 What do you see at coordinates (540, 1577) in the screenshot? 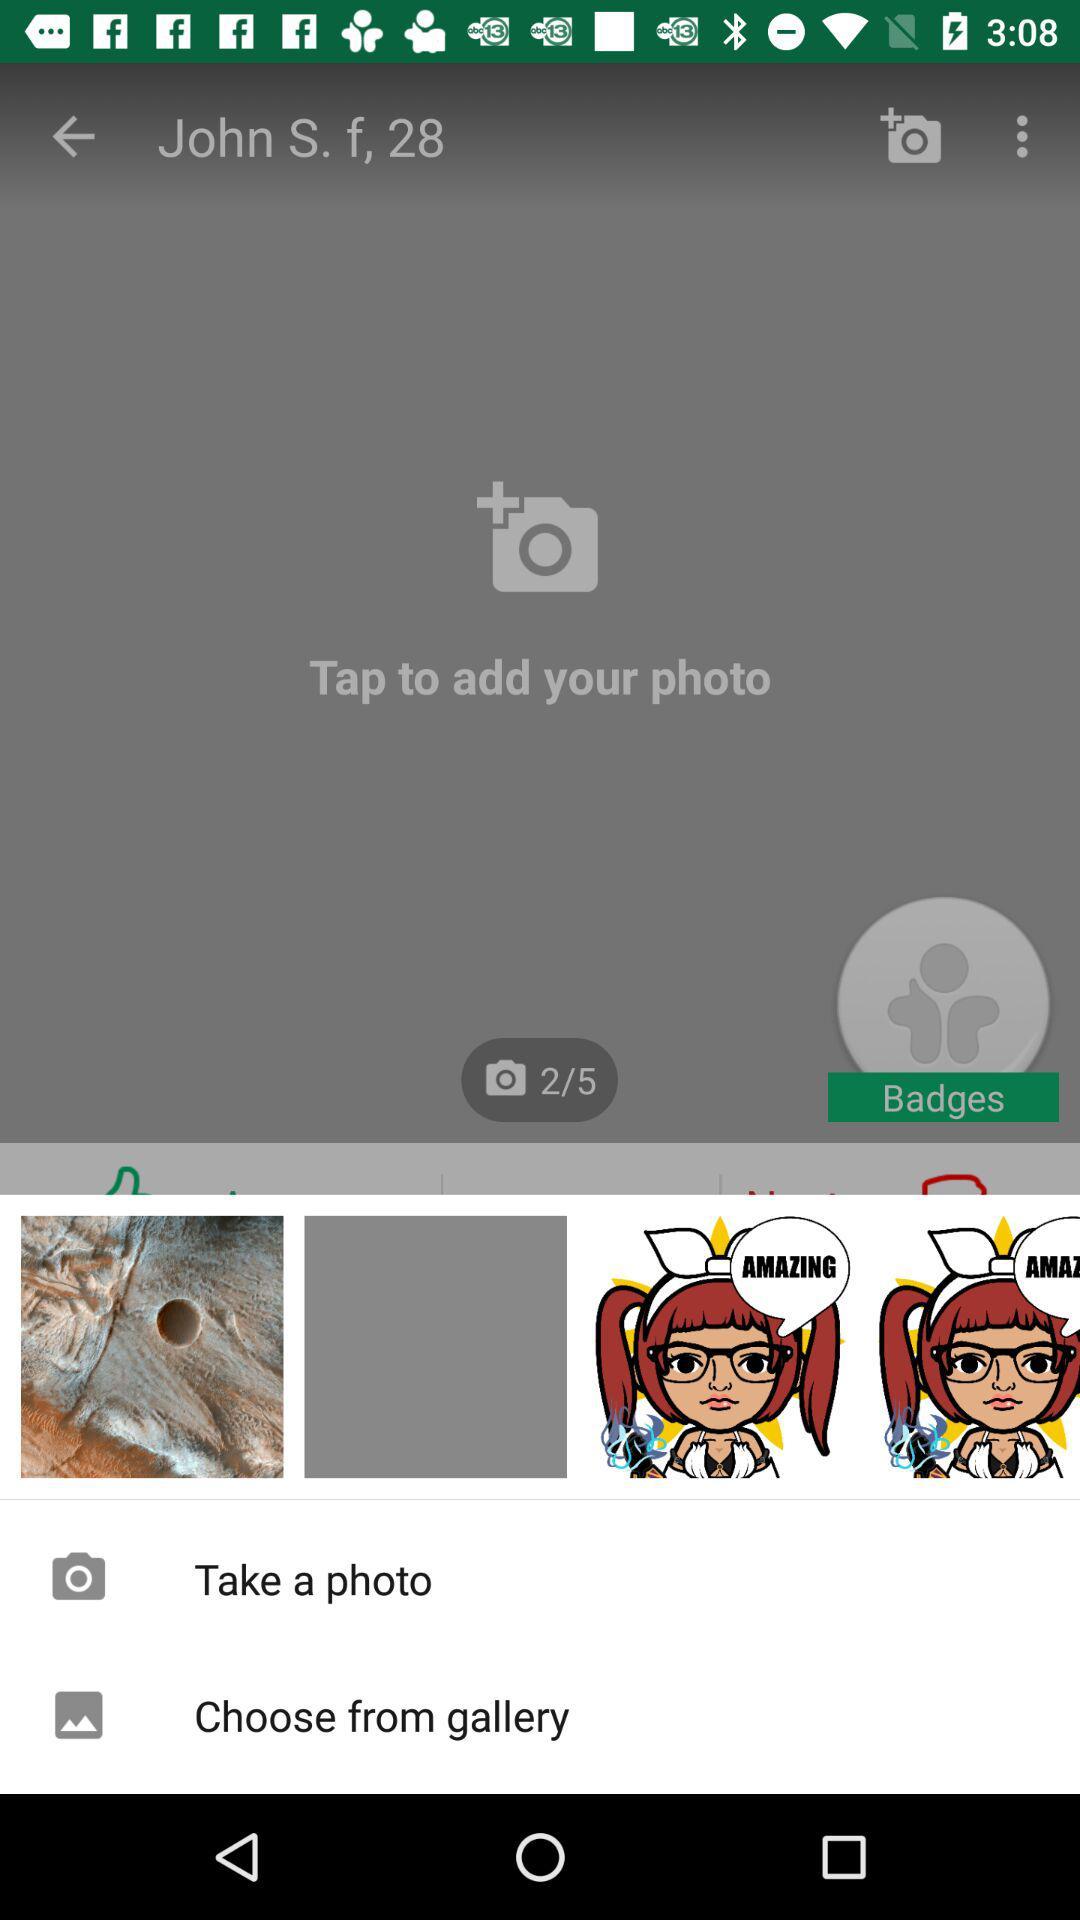
I see `the icon above the choose from gallery icon` at bounding box center [540, 1577].